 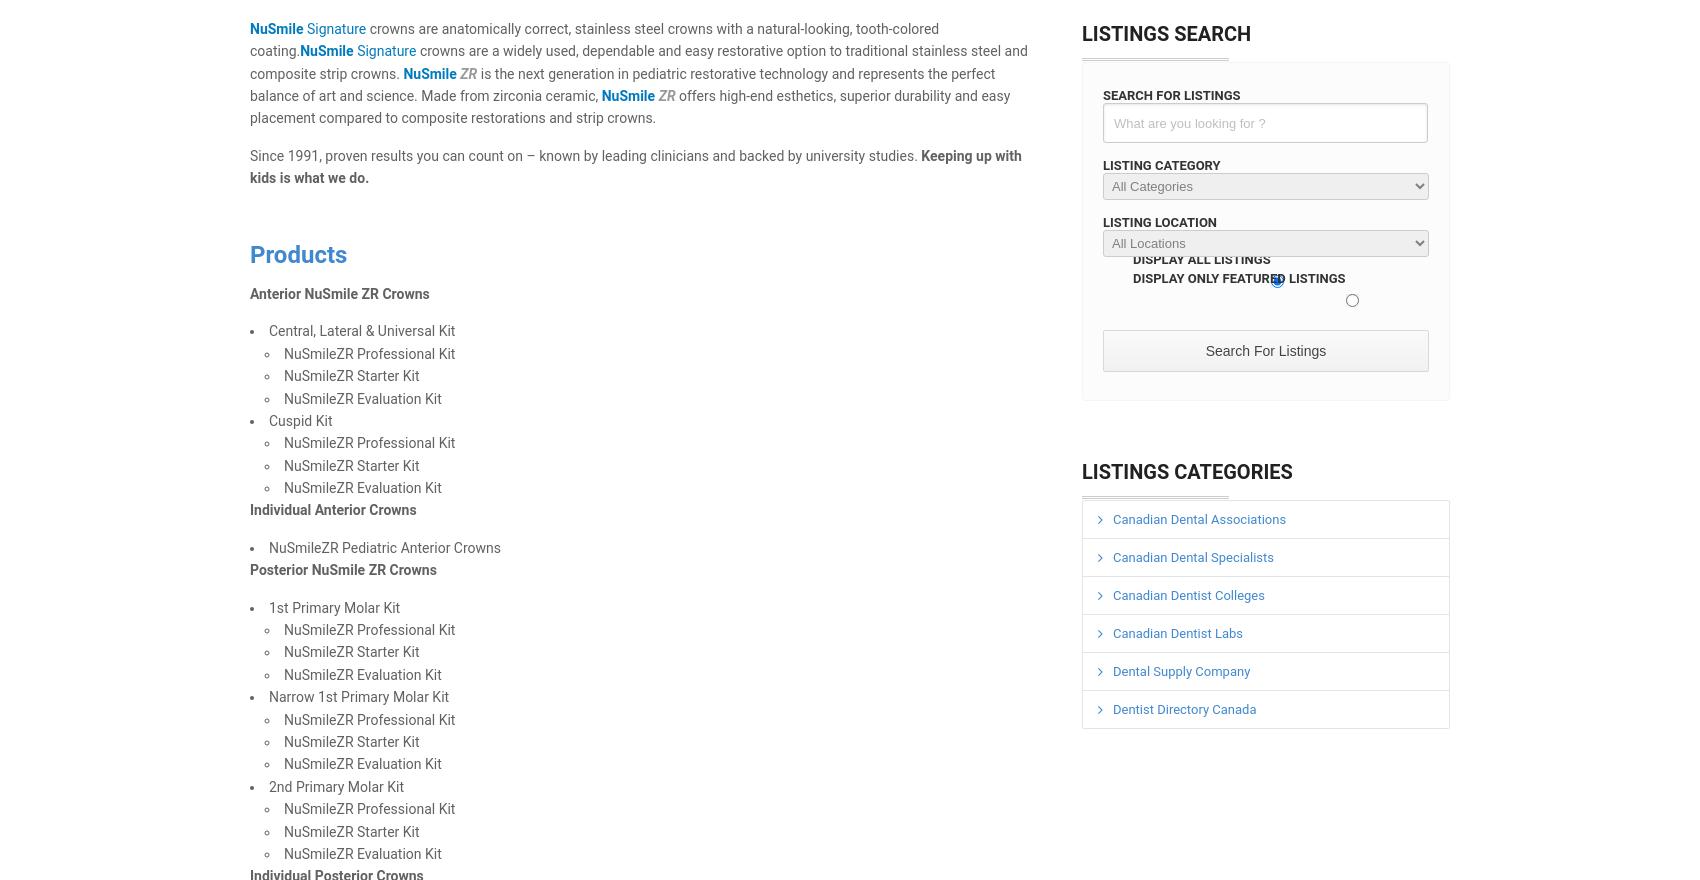 I want to click on 'Canadian Dentist Colleges', so click(x=1186, y=594).